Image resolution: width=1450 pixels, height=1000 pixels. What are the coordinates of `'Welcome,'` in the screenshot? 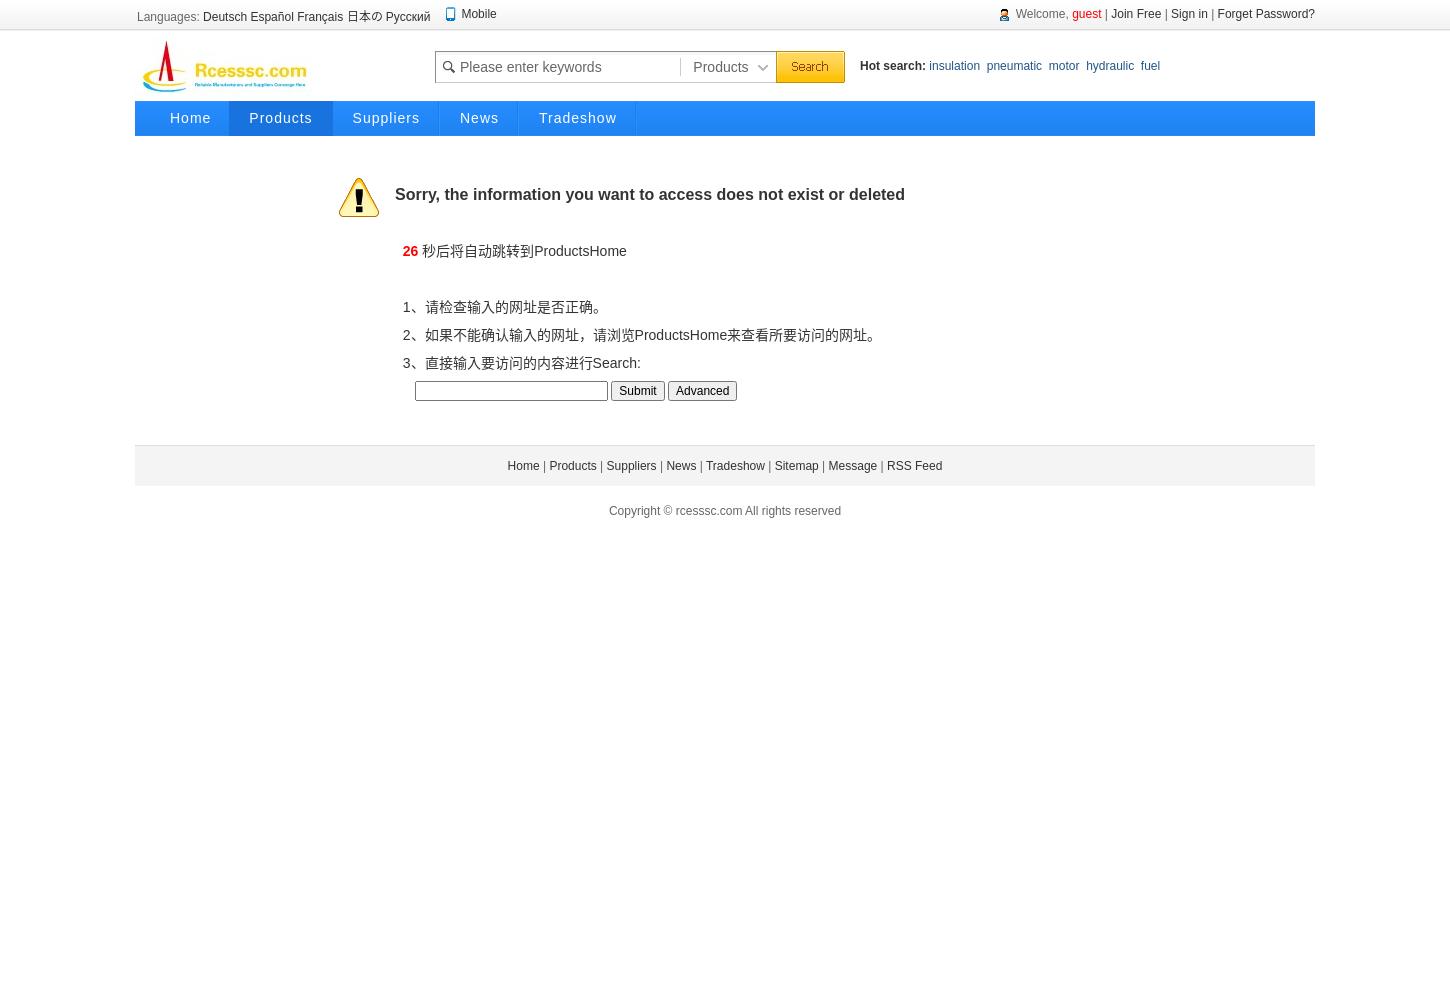 It's located at (1008, 14).